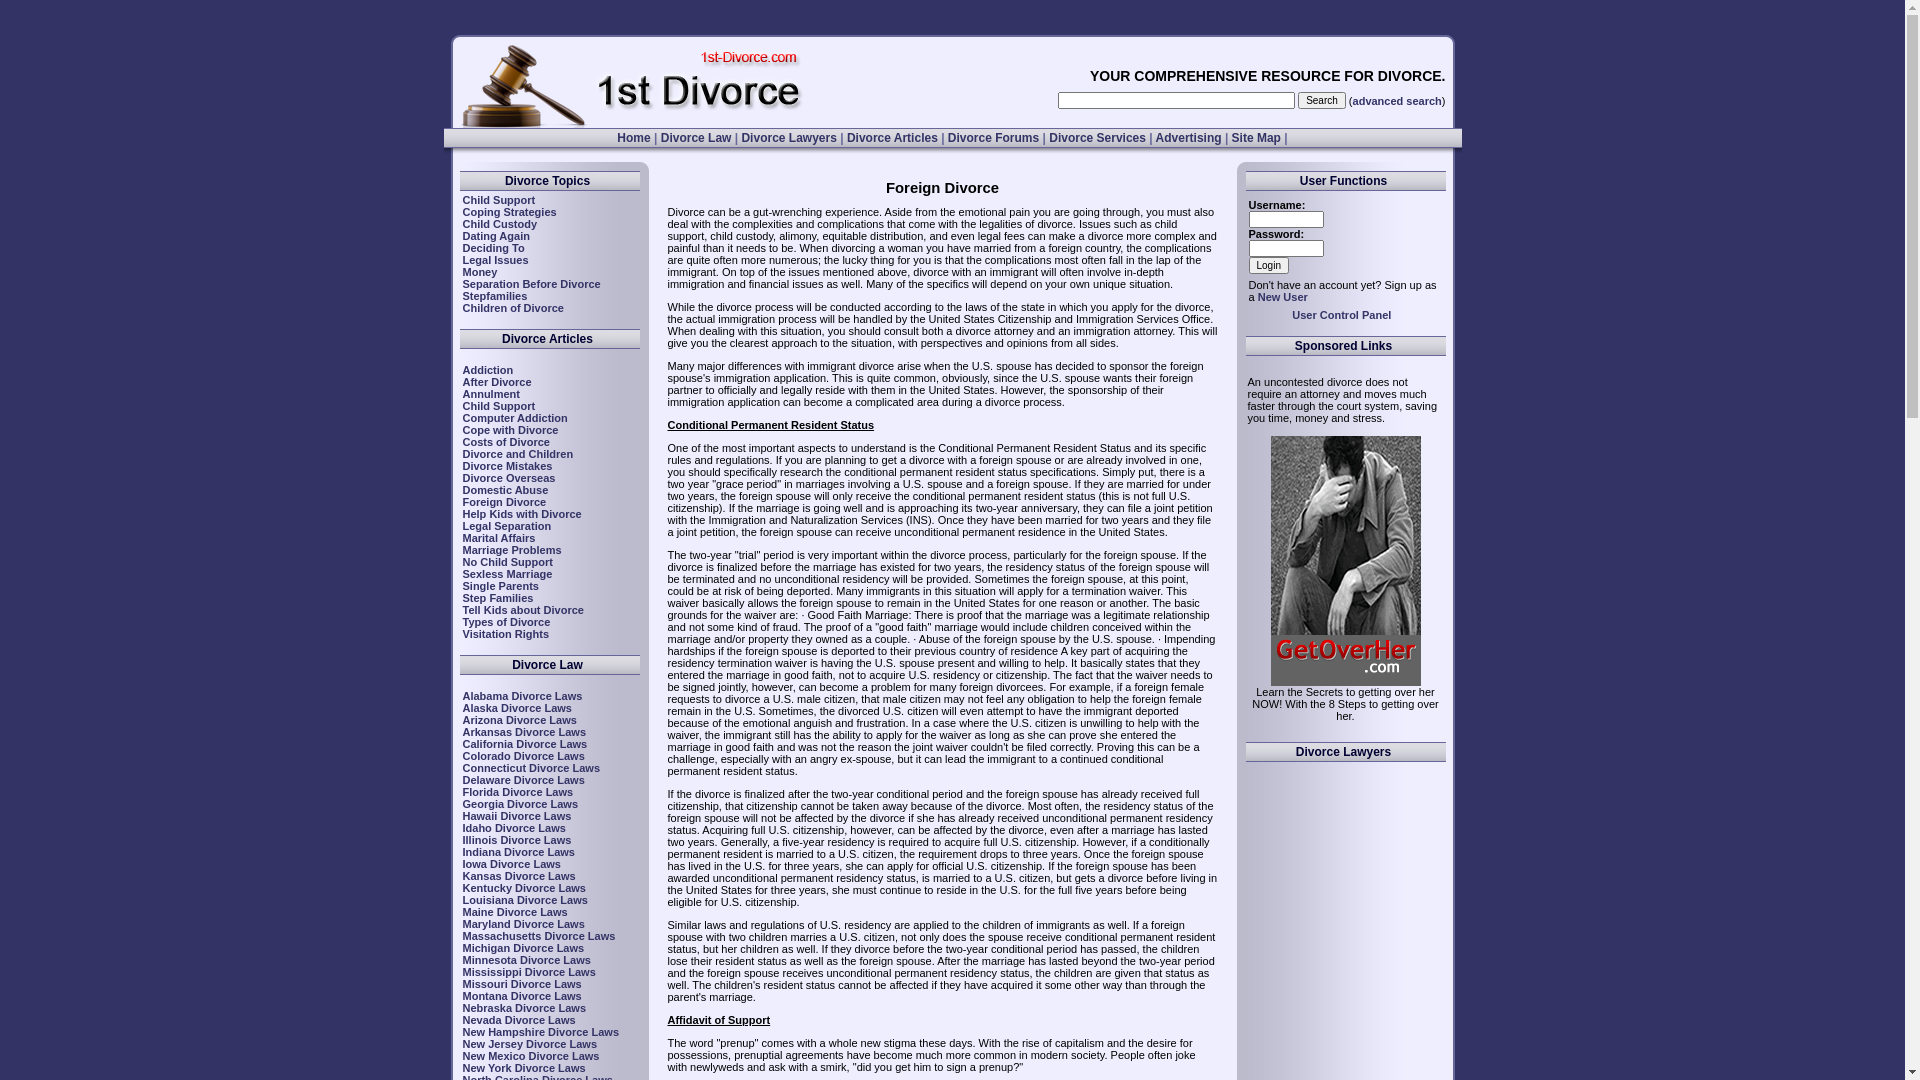 This screenshot has height=1080, width=1920. Describe the element at coordinates (460, 707) in the screenshot. I see `'Alaska Divorce Laws'` at that location.